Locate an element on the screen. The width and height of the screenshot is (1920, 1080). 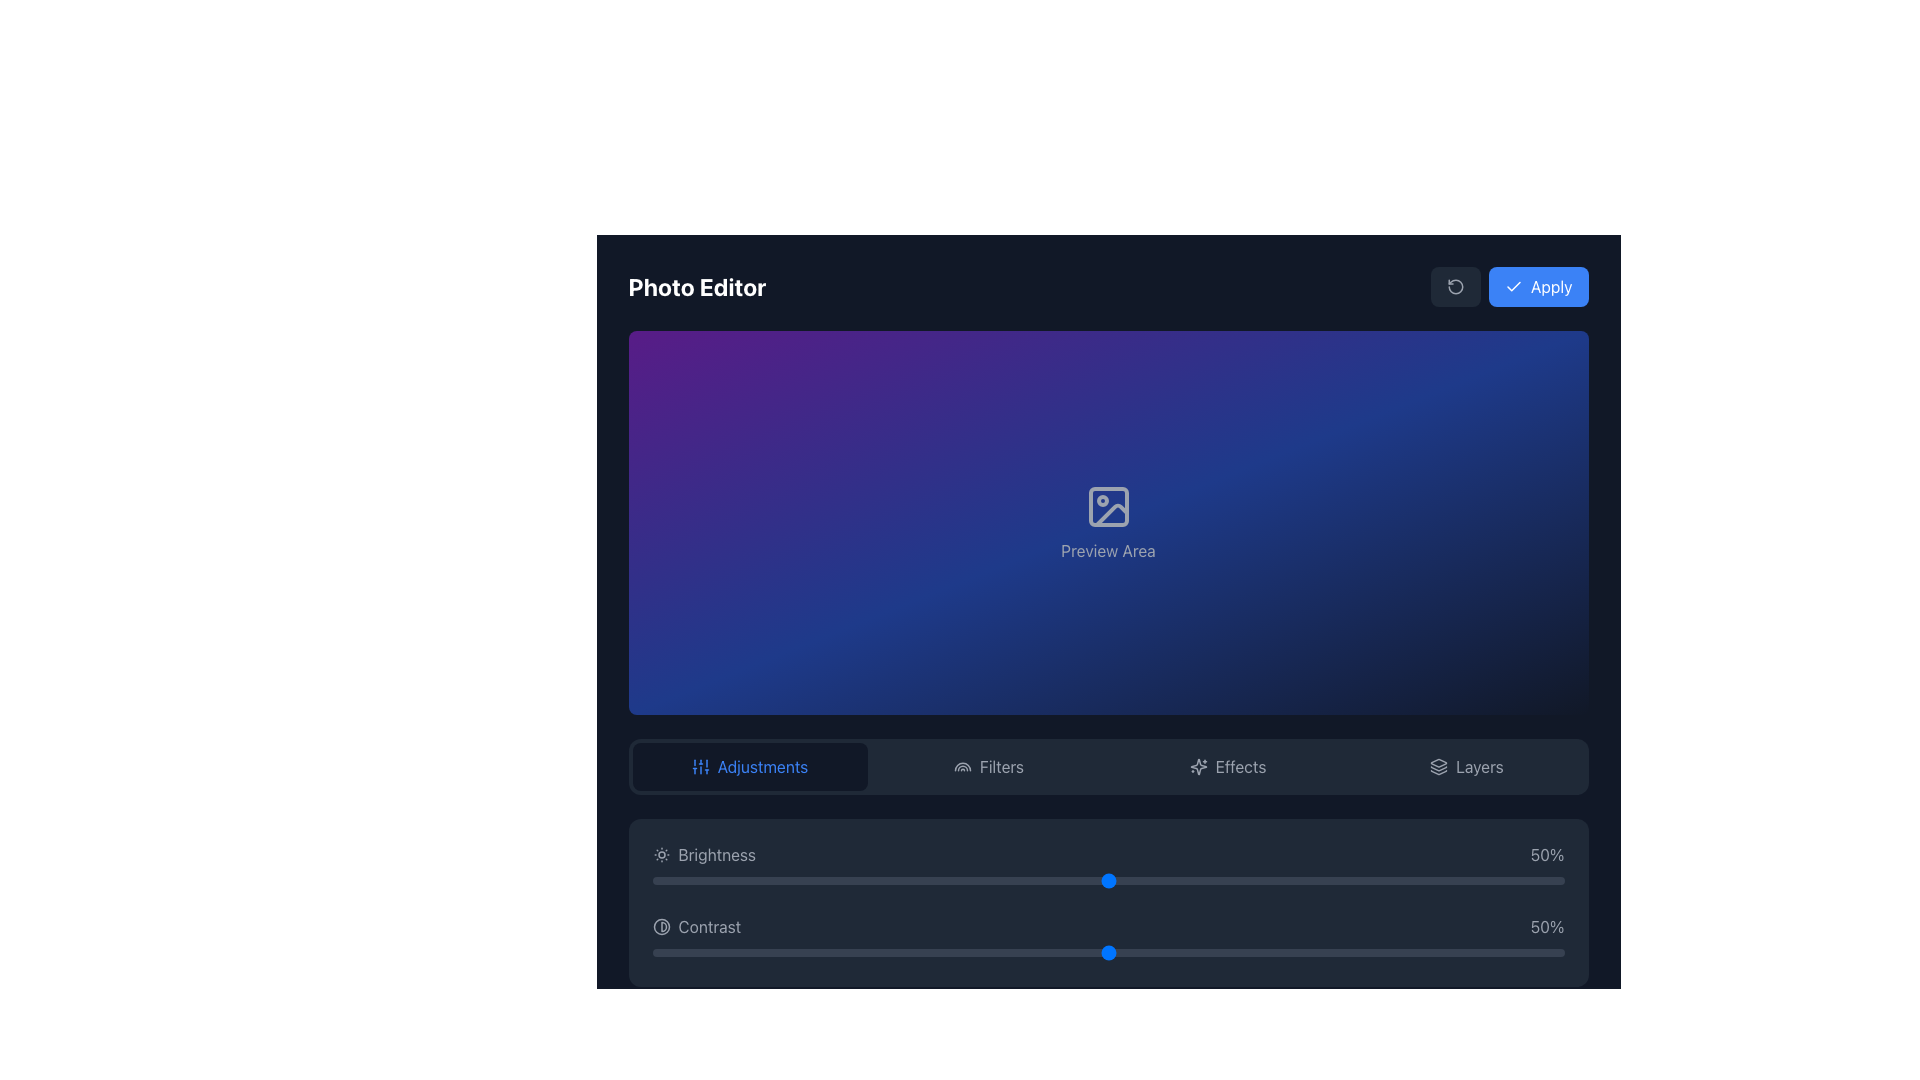
the circular icon with a thick border associated with contrast adjustment, located to the left of the 'Contrast' label in the photo editor interface is located at coordinates (661, 926).